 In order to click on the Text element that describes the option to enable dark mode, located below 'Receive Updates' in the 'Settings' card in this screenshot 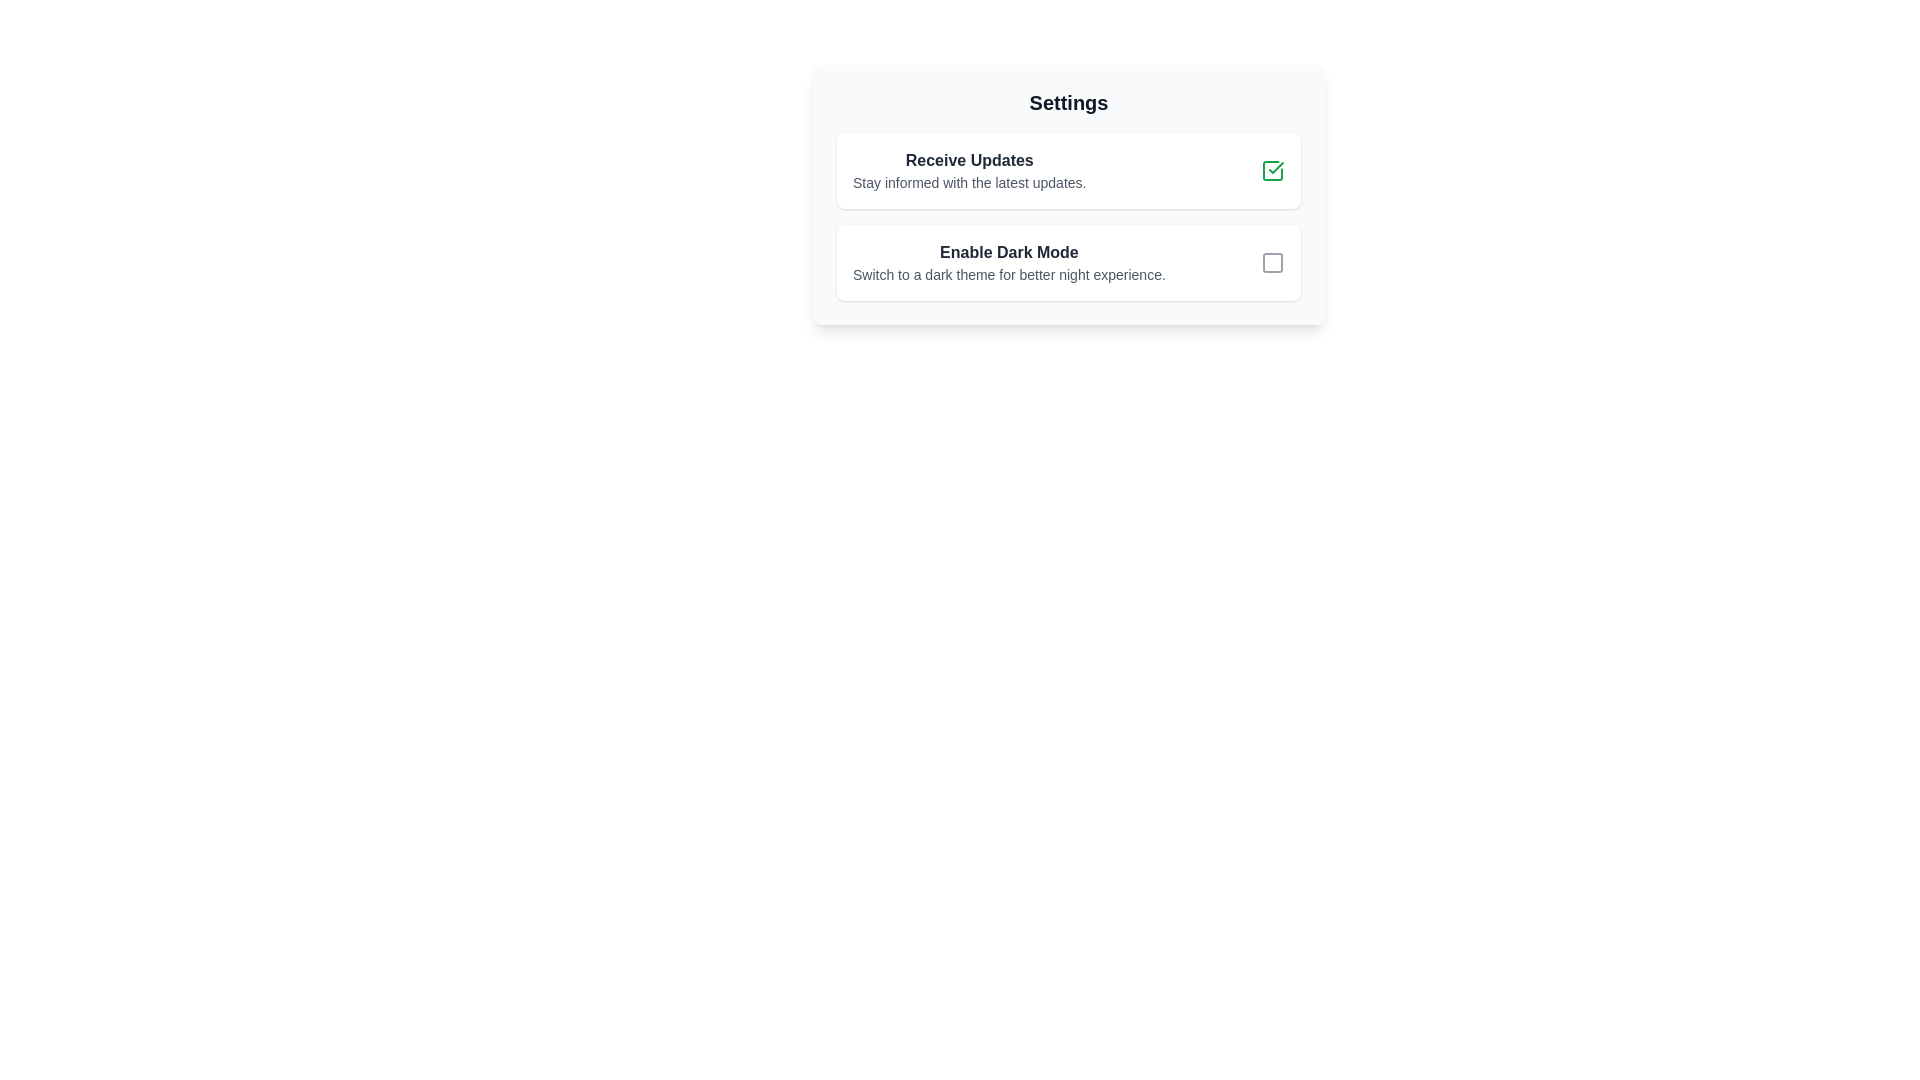, I will do `click(1009, 261)`.